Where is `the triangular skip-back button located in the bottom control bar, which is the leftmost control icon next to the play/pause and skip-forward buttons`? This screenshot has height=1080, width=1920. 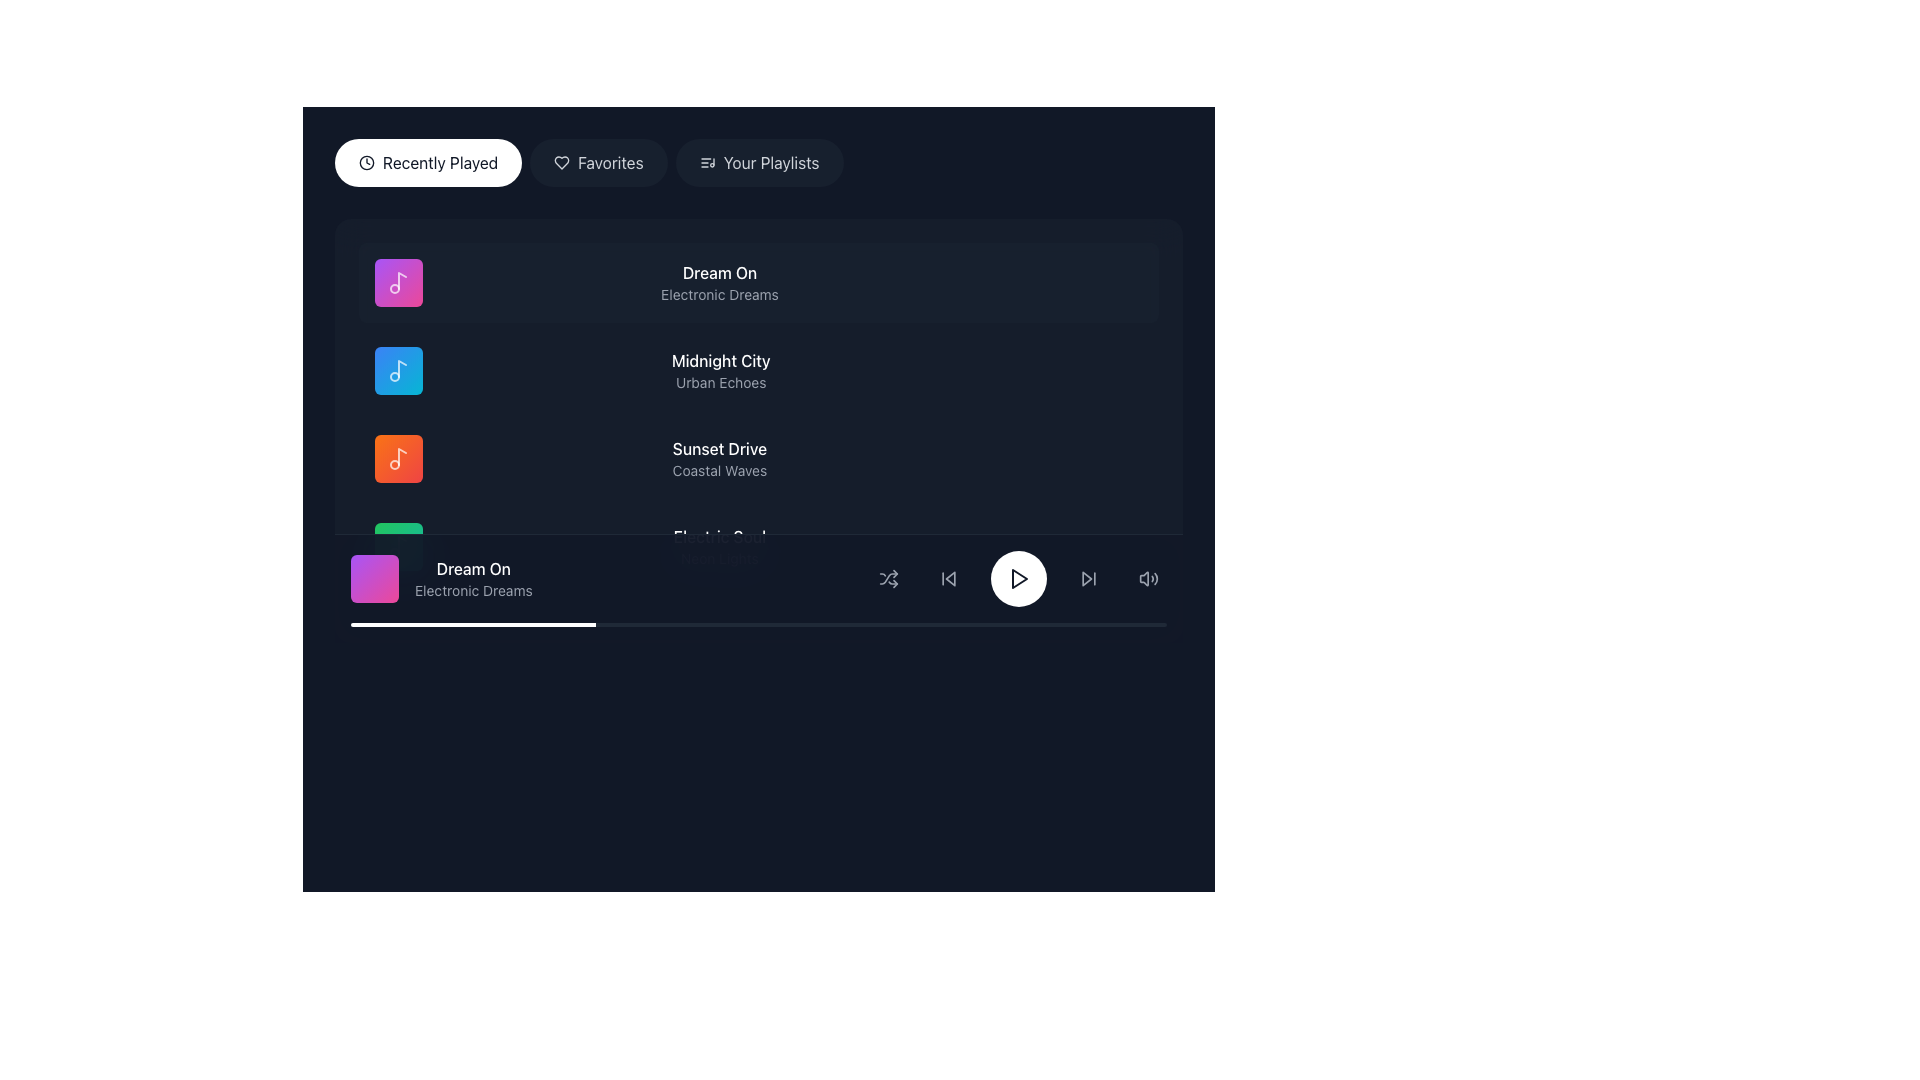 the triangular skip-back button located in the bottom control bar, which is the leftmost control icon next to the play/pause and skip-forward buttons is located at coordinates (949, 578).